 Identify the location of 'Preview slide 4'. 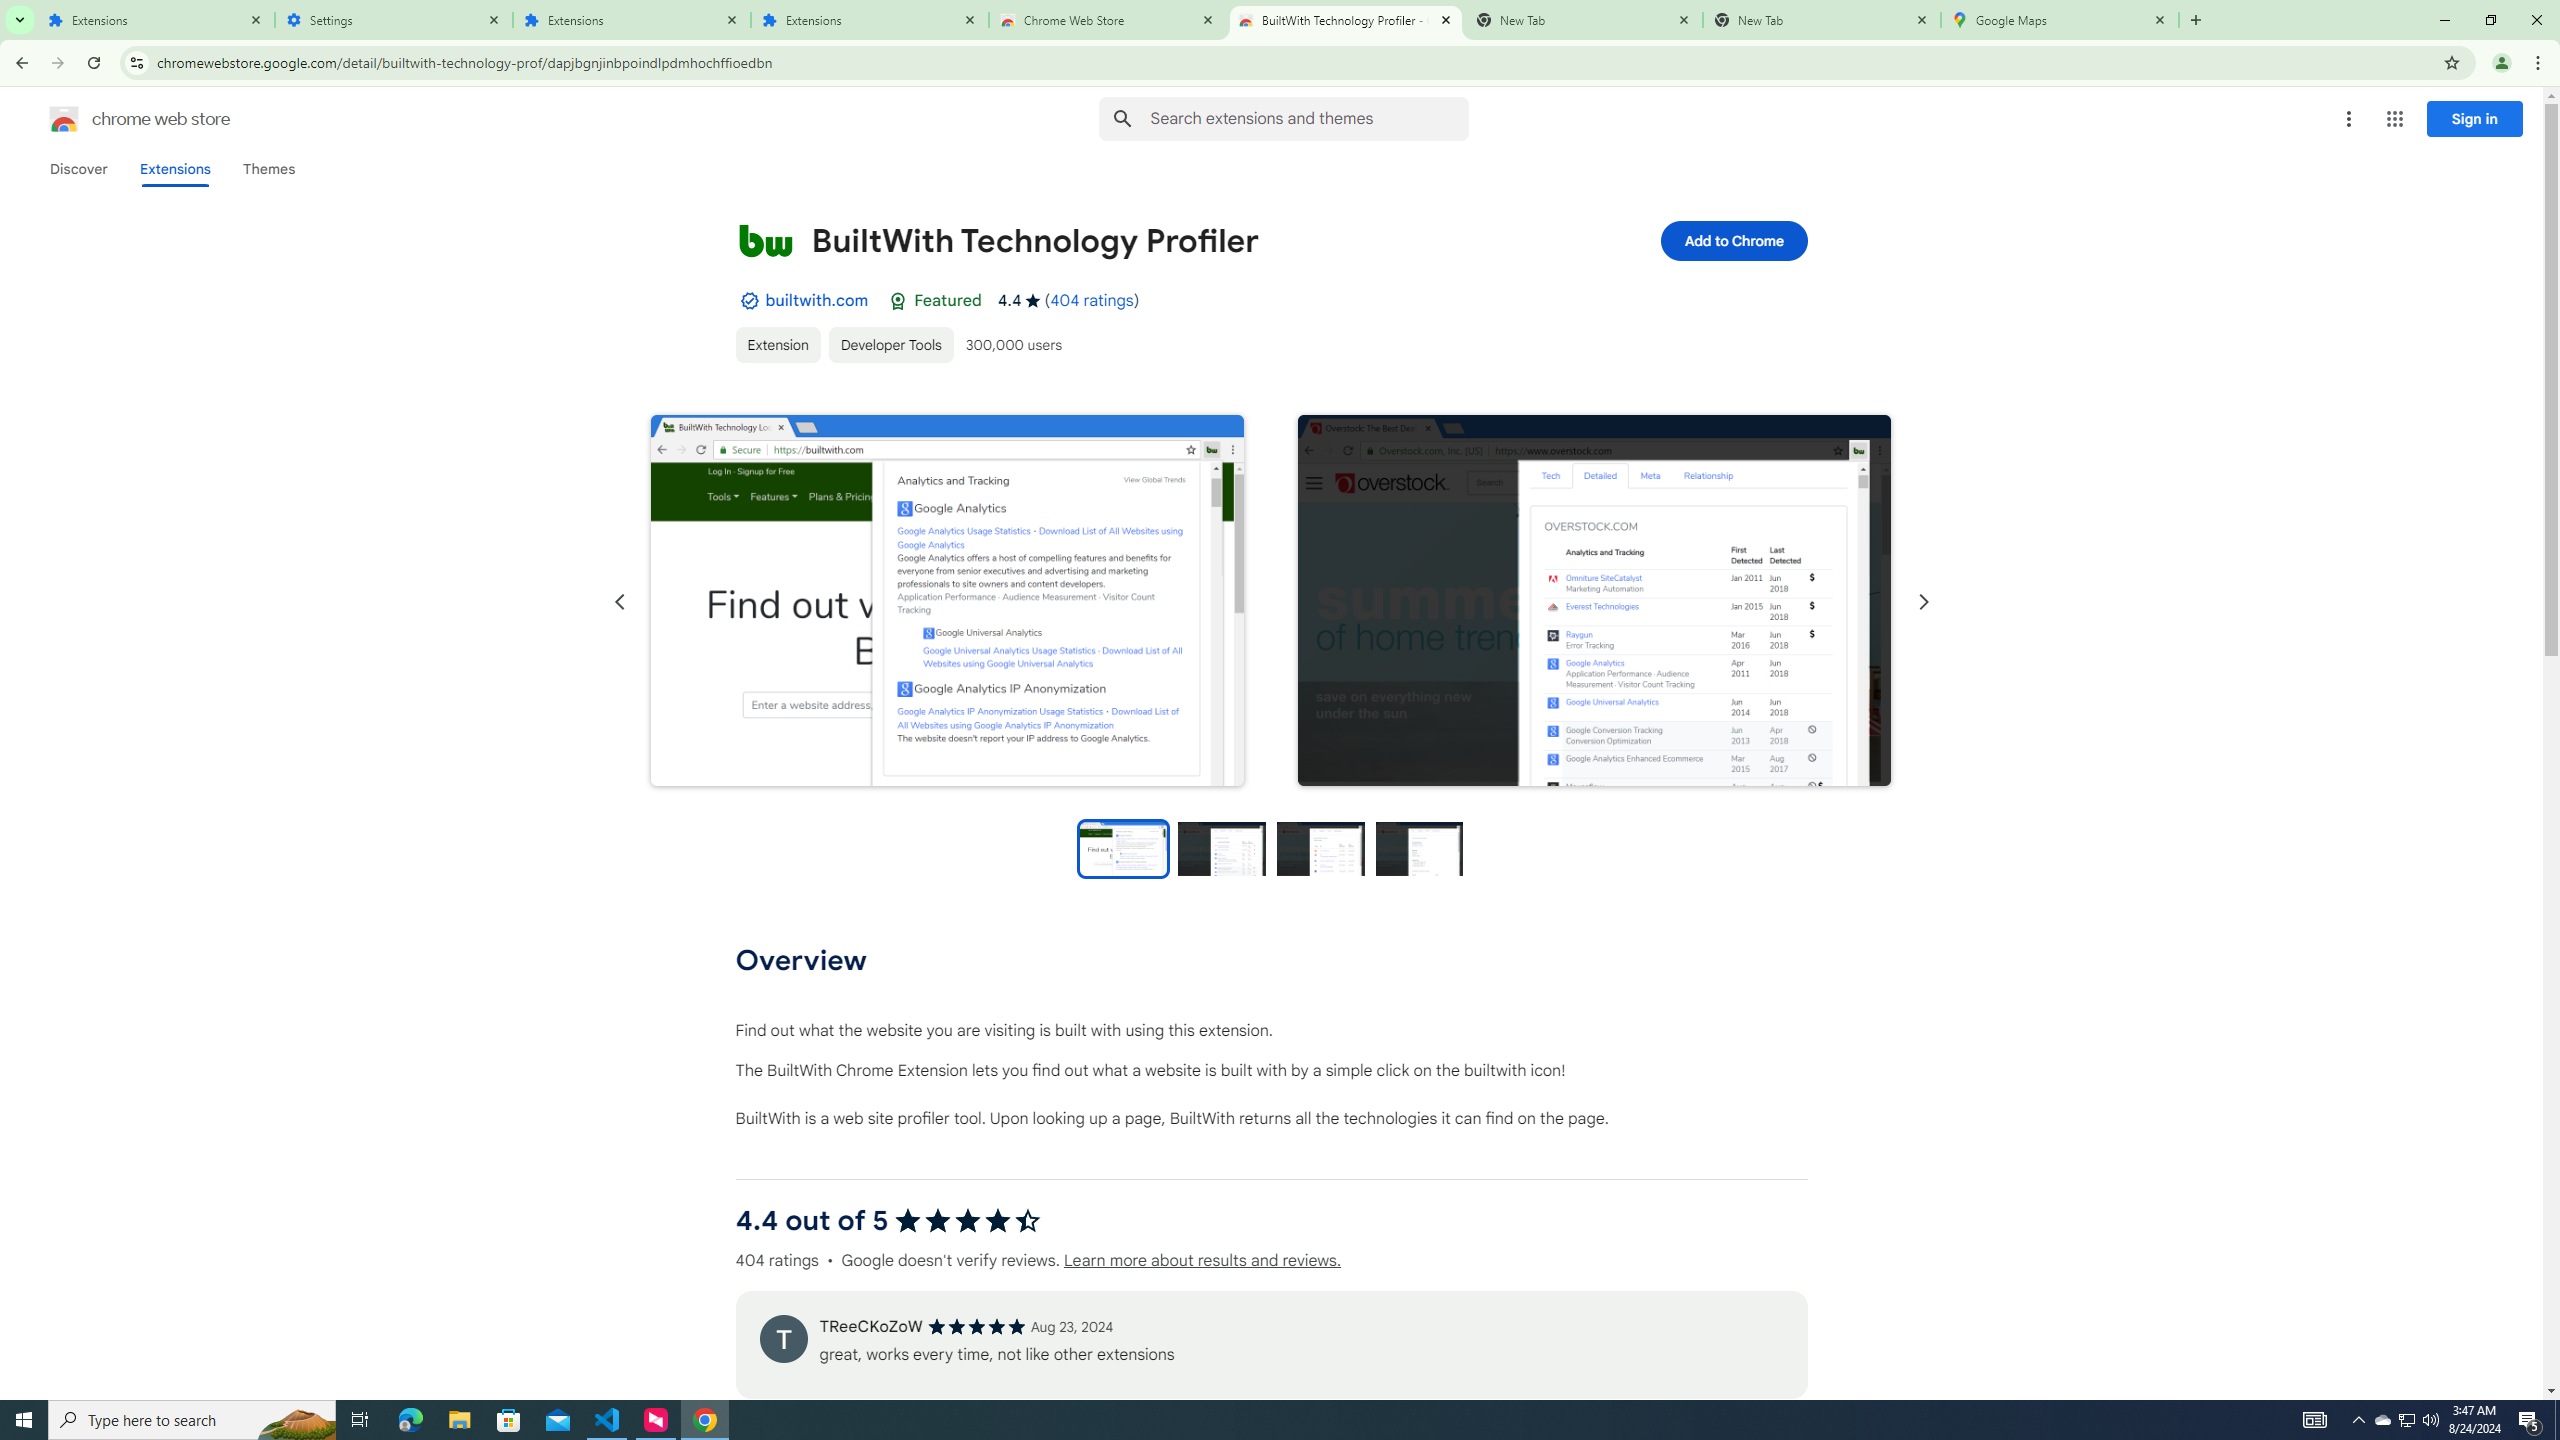
(1419, 847).